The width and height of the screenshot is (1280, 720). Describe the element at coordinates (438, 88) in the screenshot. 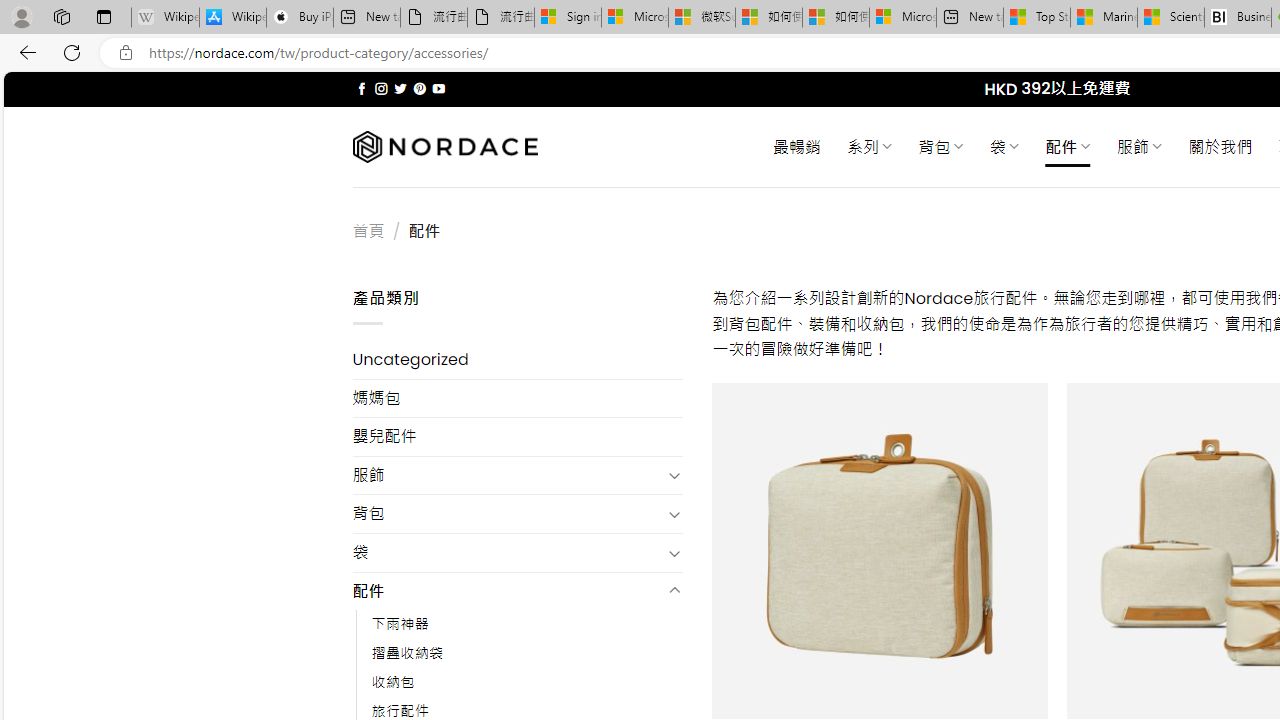

I see `'Follow on YouTube'` at that location.